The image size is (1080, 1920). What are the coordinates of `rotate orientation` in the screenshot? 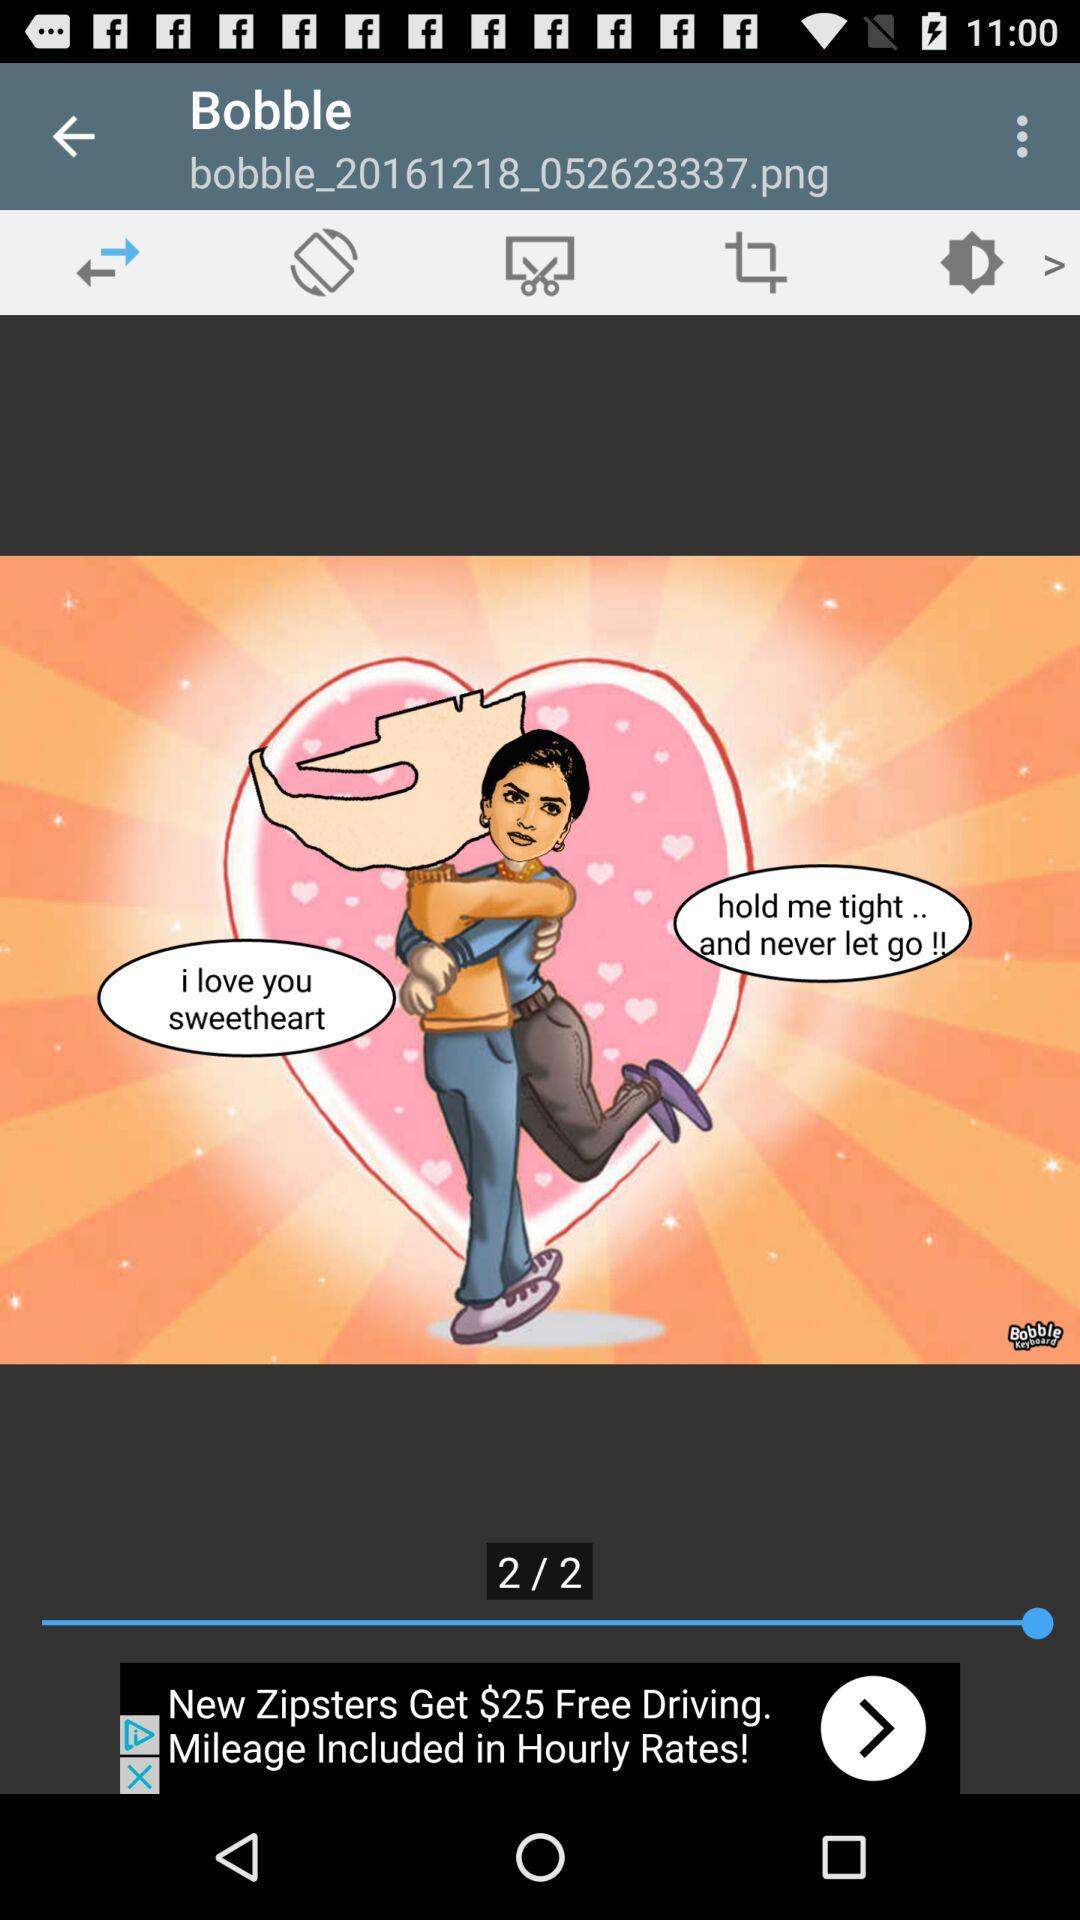 It's located at (323, 261).